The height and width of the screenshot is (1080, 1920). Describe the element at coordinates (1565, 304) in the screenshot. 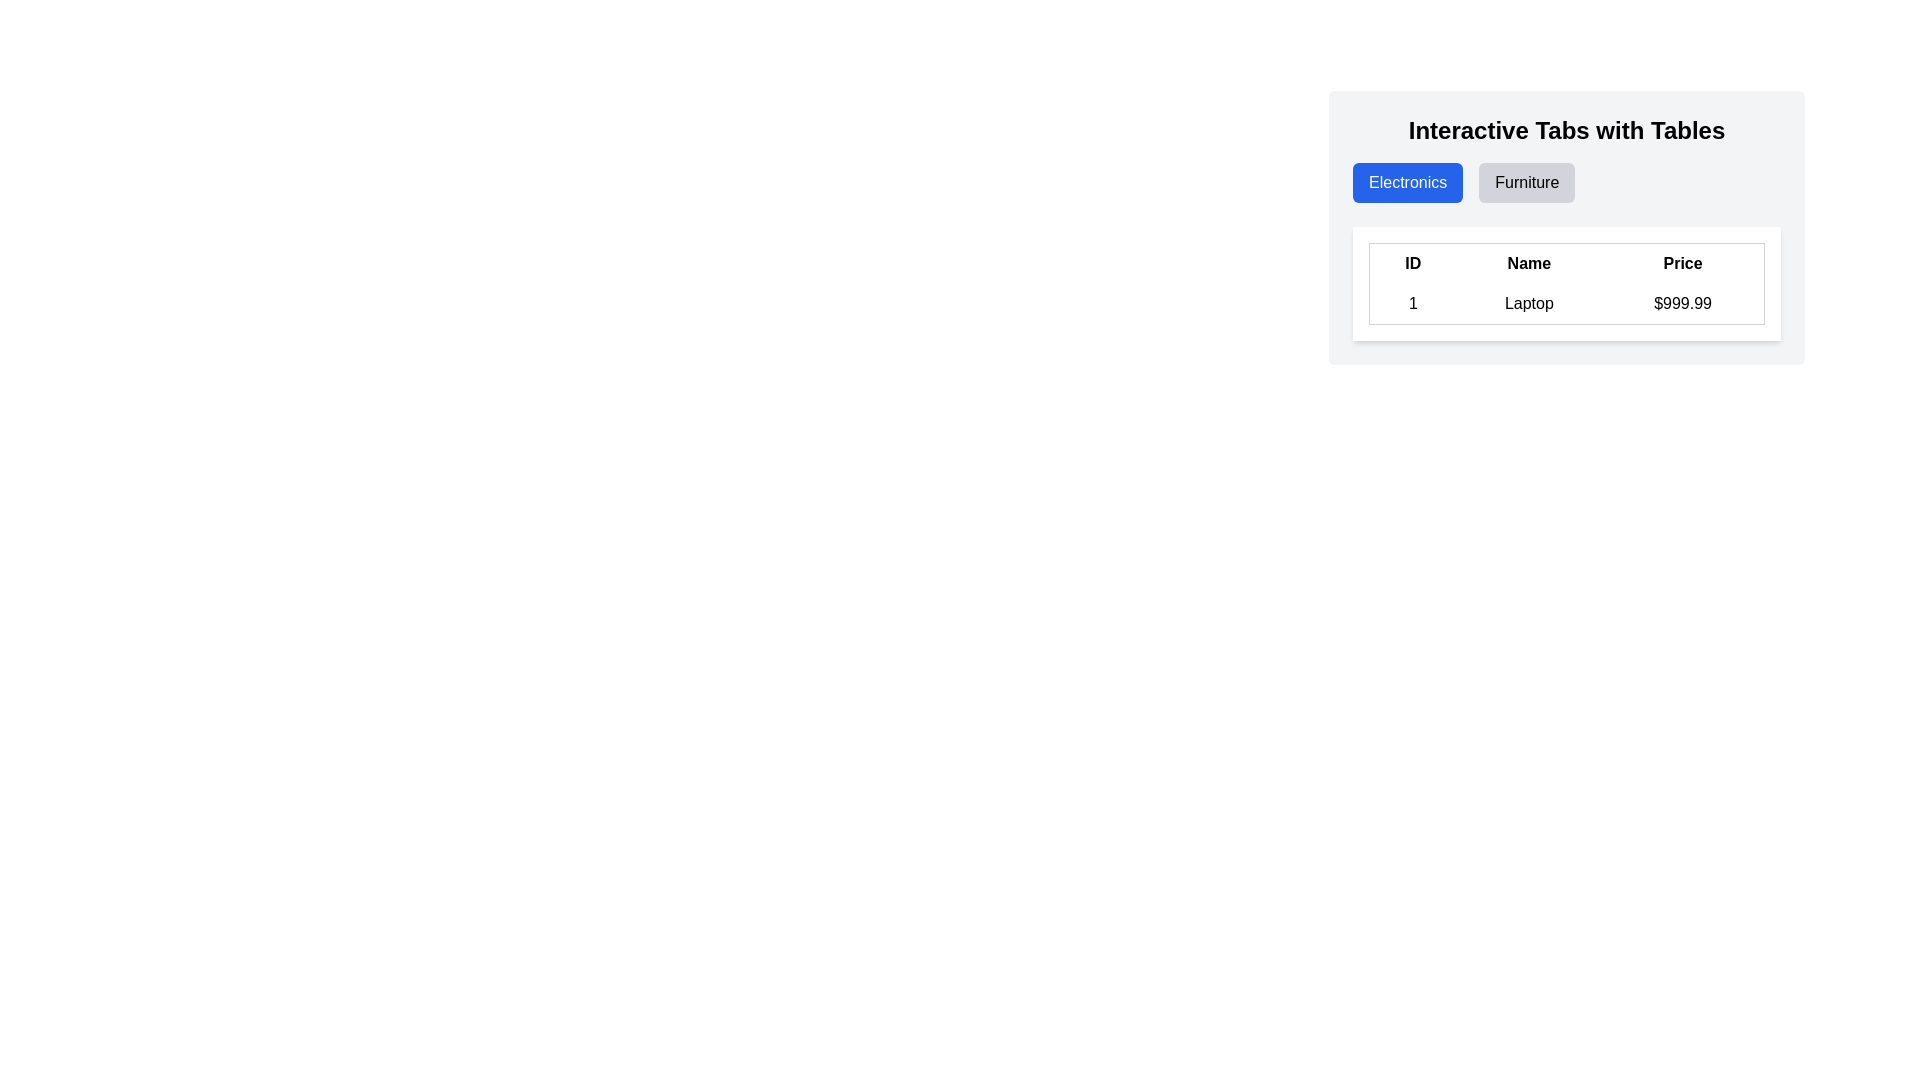

I see `the first row in the table, which includes '1', 'Laptop', and '$999.99'` at that location.